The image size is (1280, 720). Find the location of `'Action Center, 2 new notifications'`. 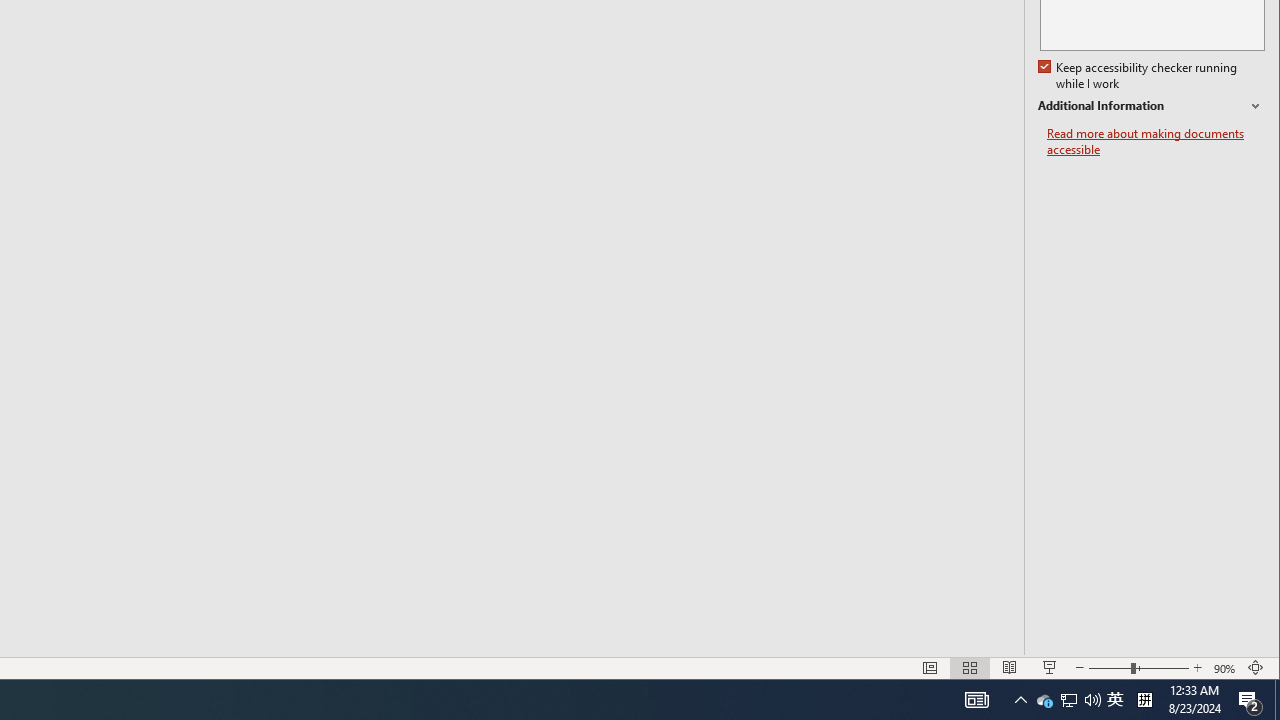

'Action Center, 2 new notifications' is located at coordinates (1250, 698).